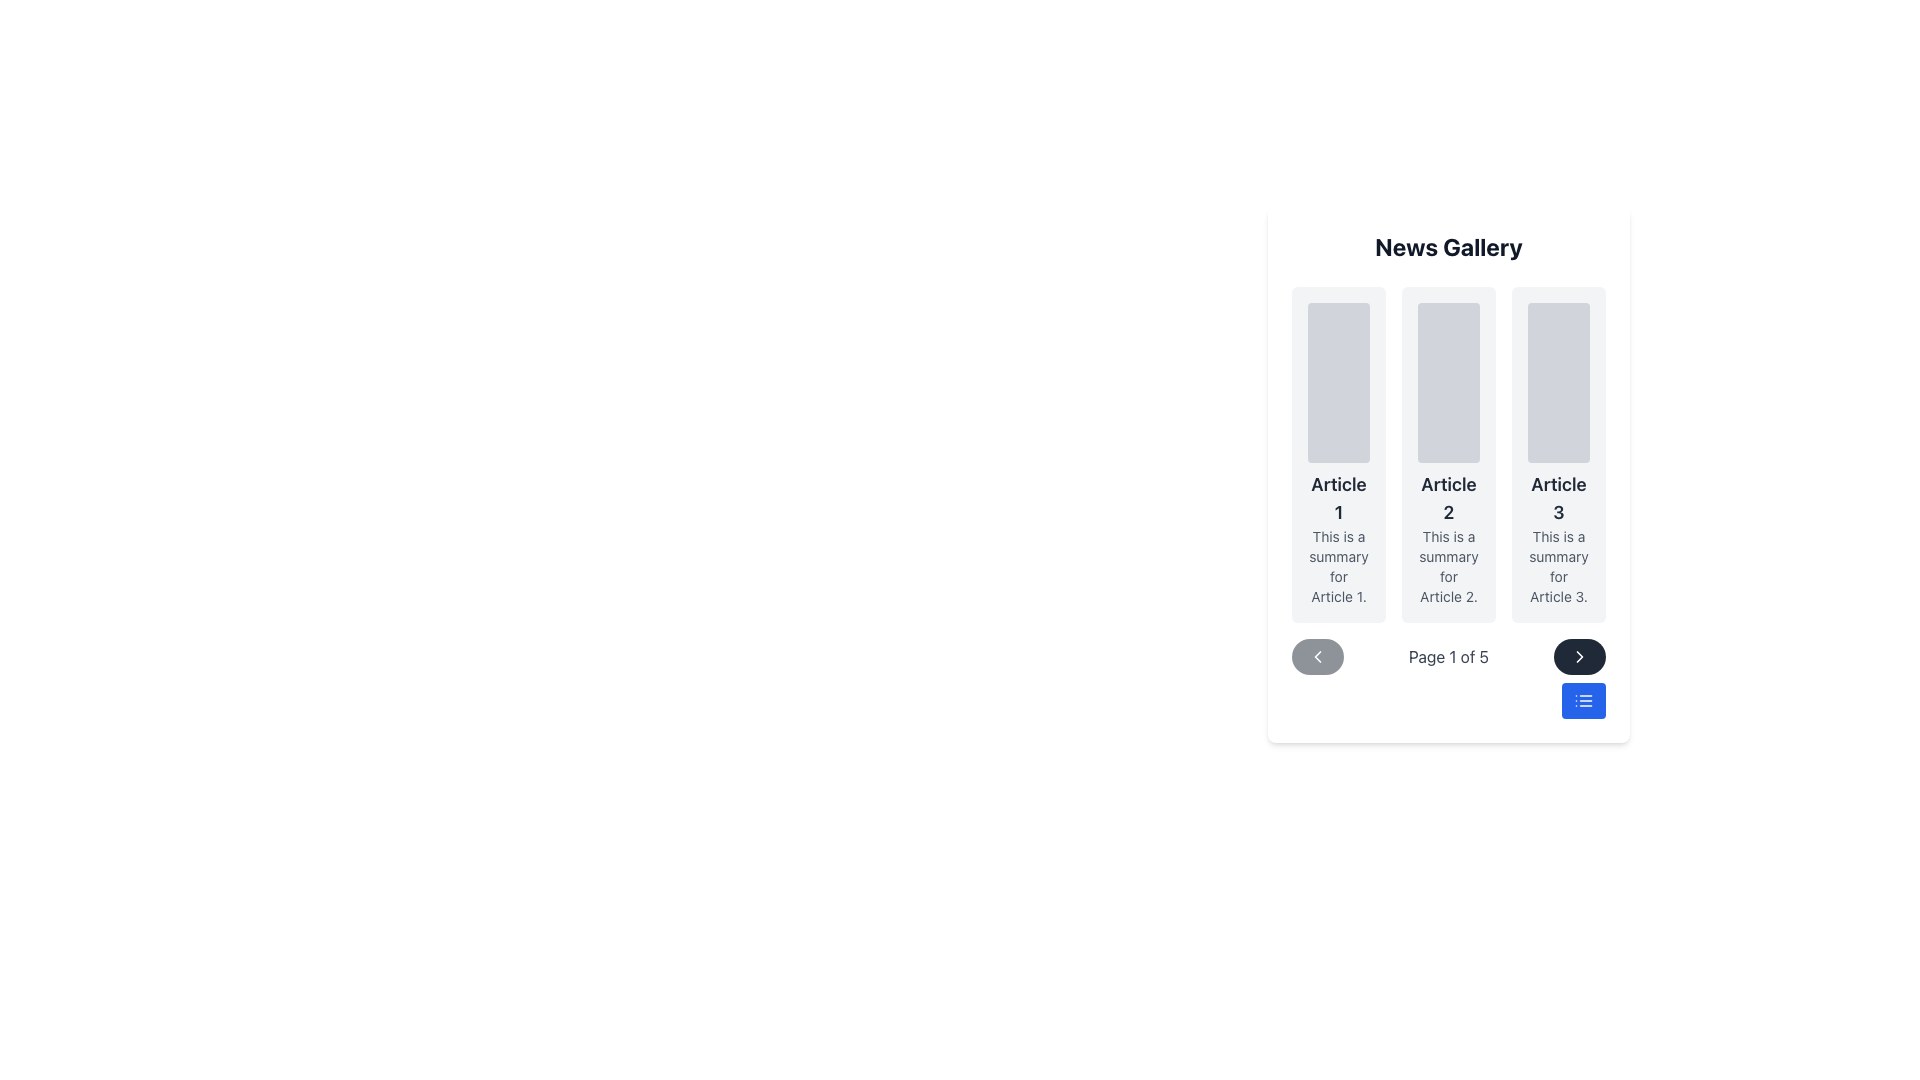 This screenshot has width=1920, height=1080. I want to click on the chevron-right icon located within the navigation button on the right side of the footer, adjacent to the 'Page 1 of 5' text, so click(1578, 656).